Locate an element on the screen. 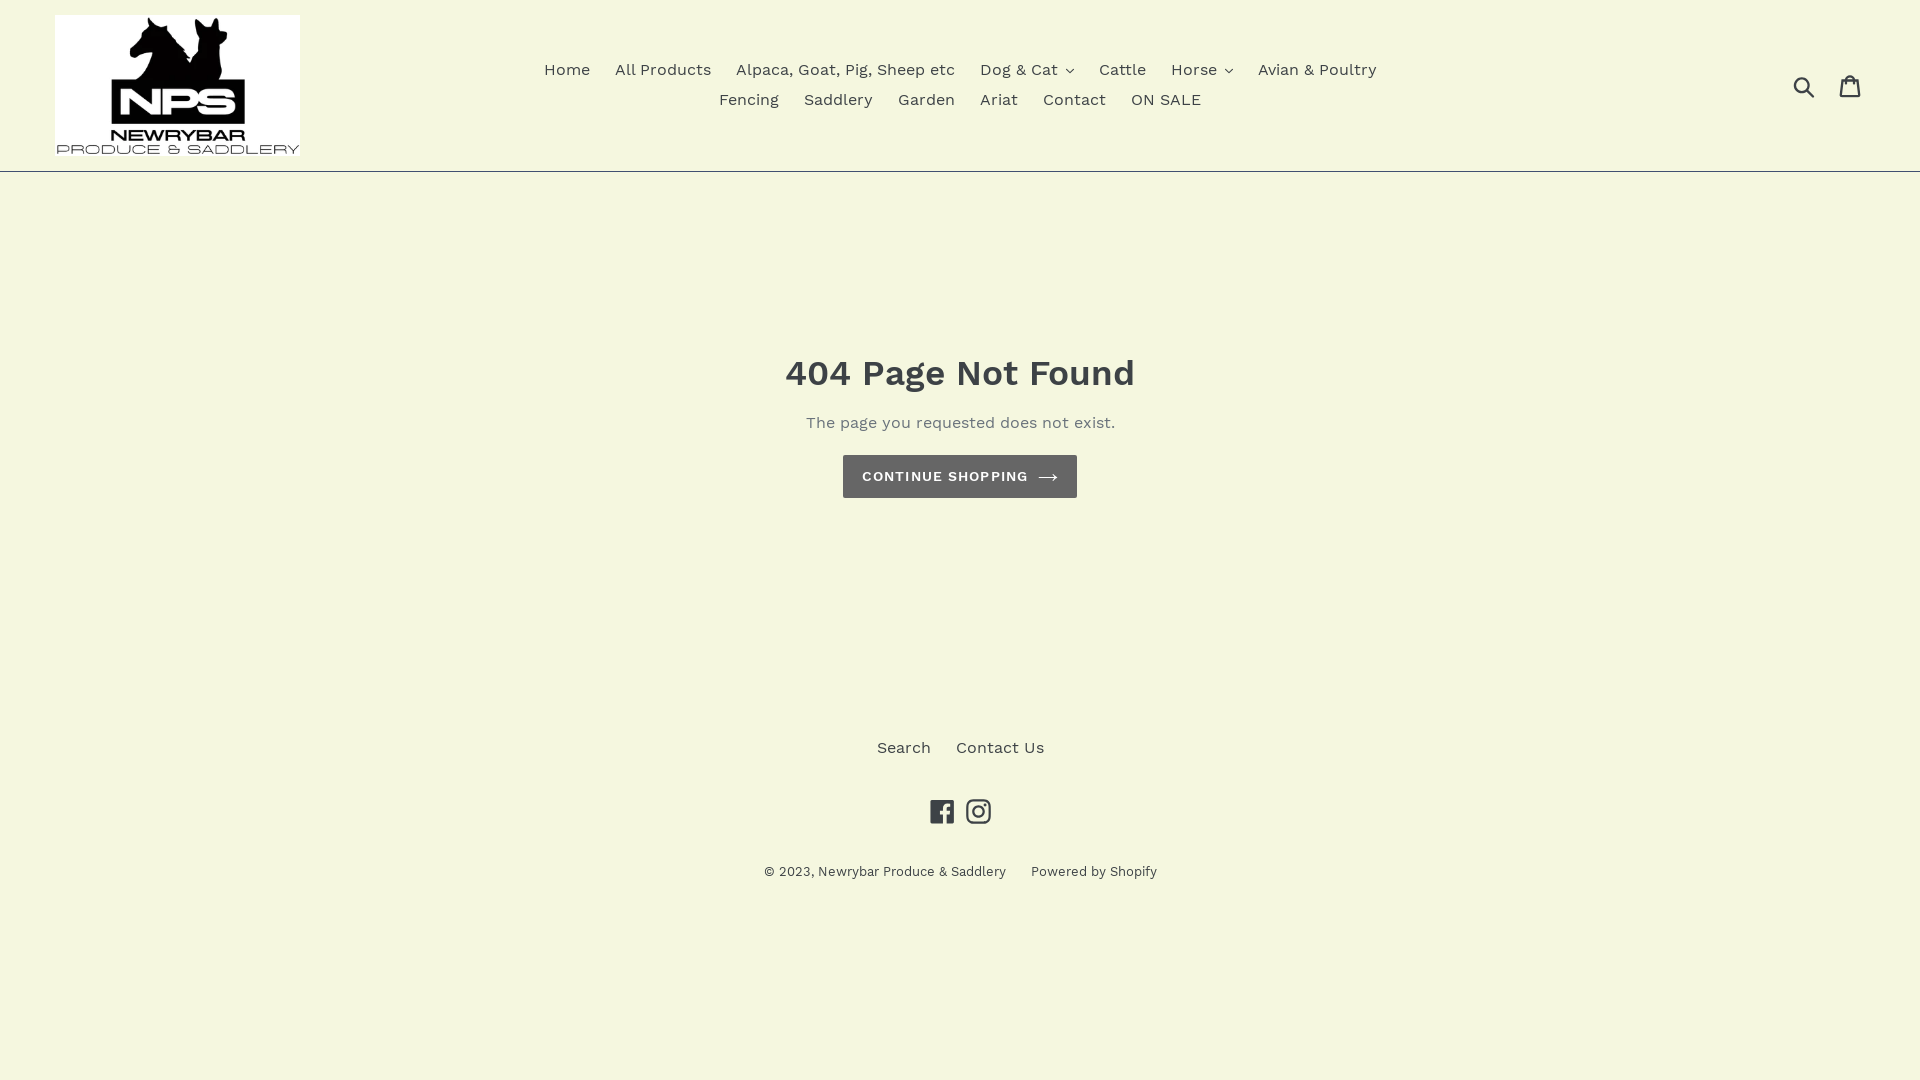  'Cart' is located at coordinates (1850, 84).